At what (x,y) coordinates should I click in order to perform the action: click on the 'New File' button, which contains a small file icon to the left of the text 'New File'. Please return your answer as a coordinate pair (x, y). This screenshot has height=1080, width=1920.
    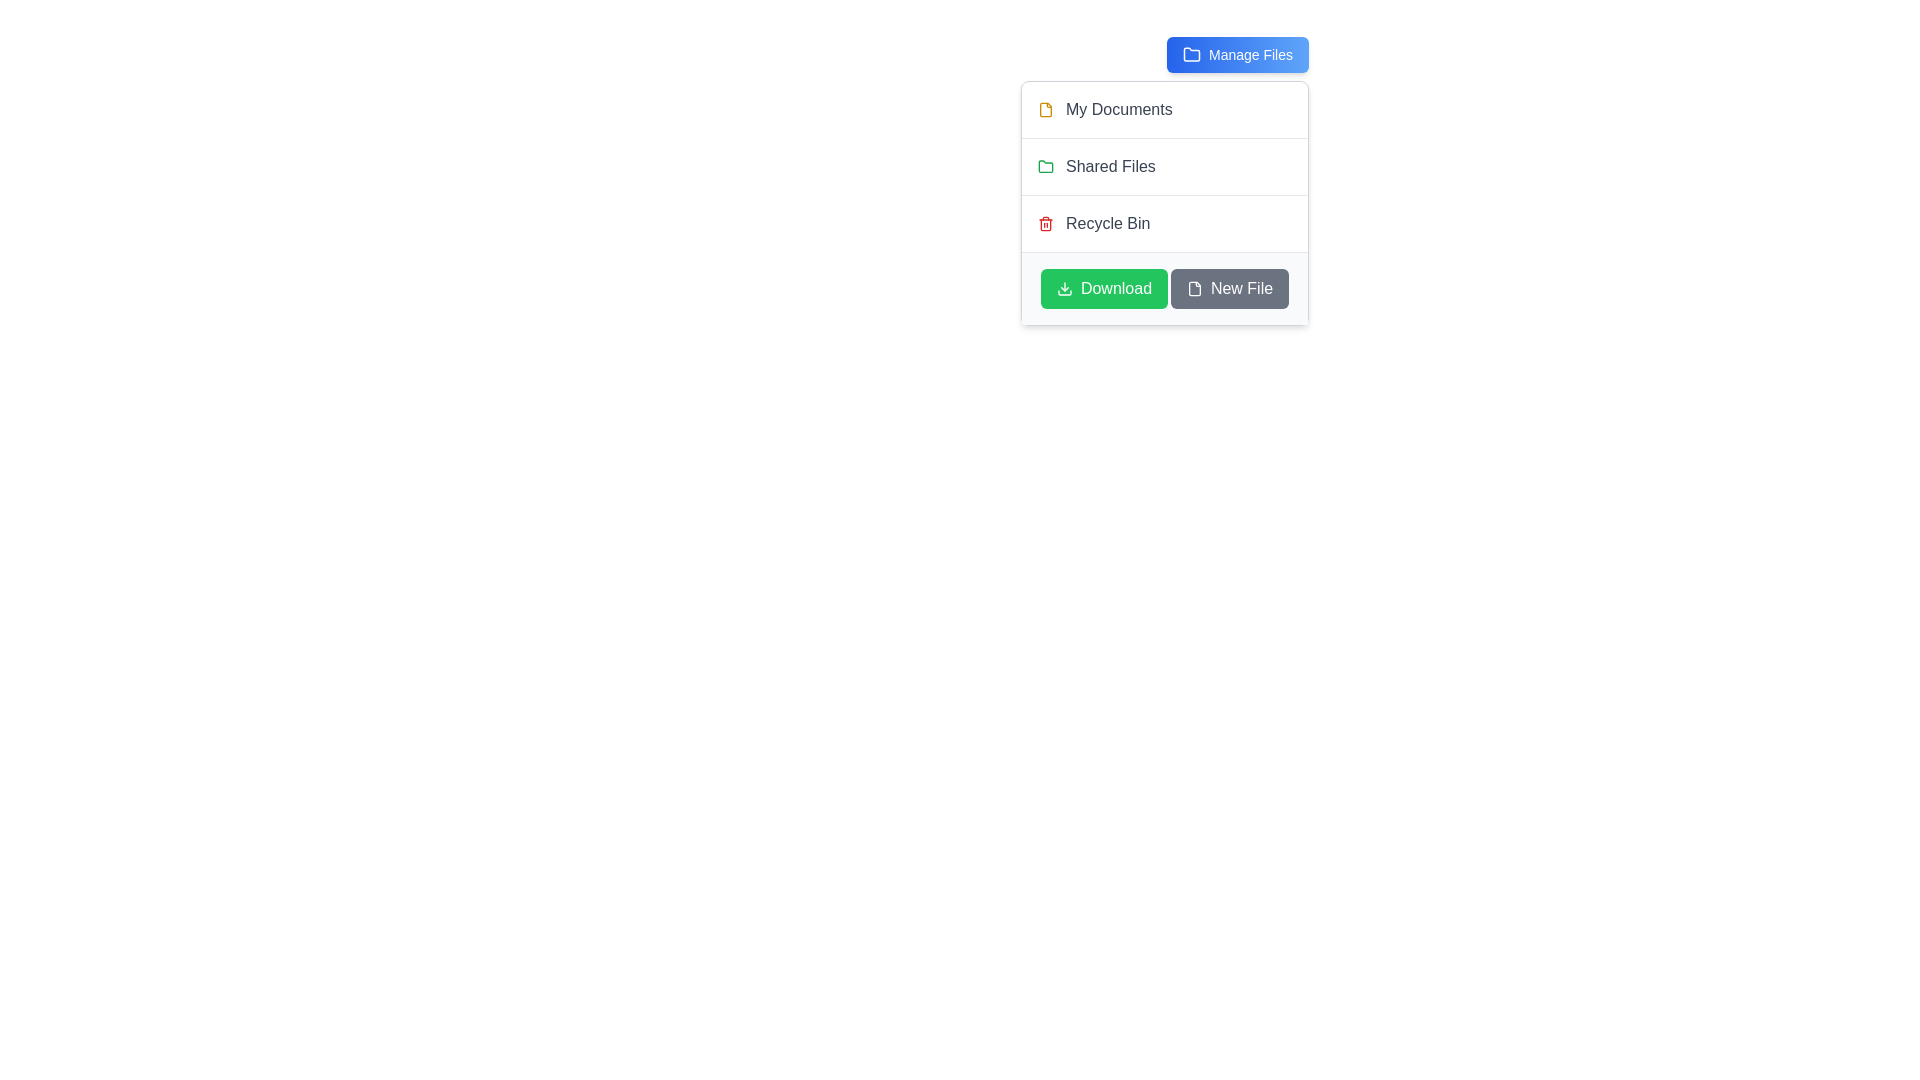
    Looking at the image, I should click on (1194, 289).